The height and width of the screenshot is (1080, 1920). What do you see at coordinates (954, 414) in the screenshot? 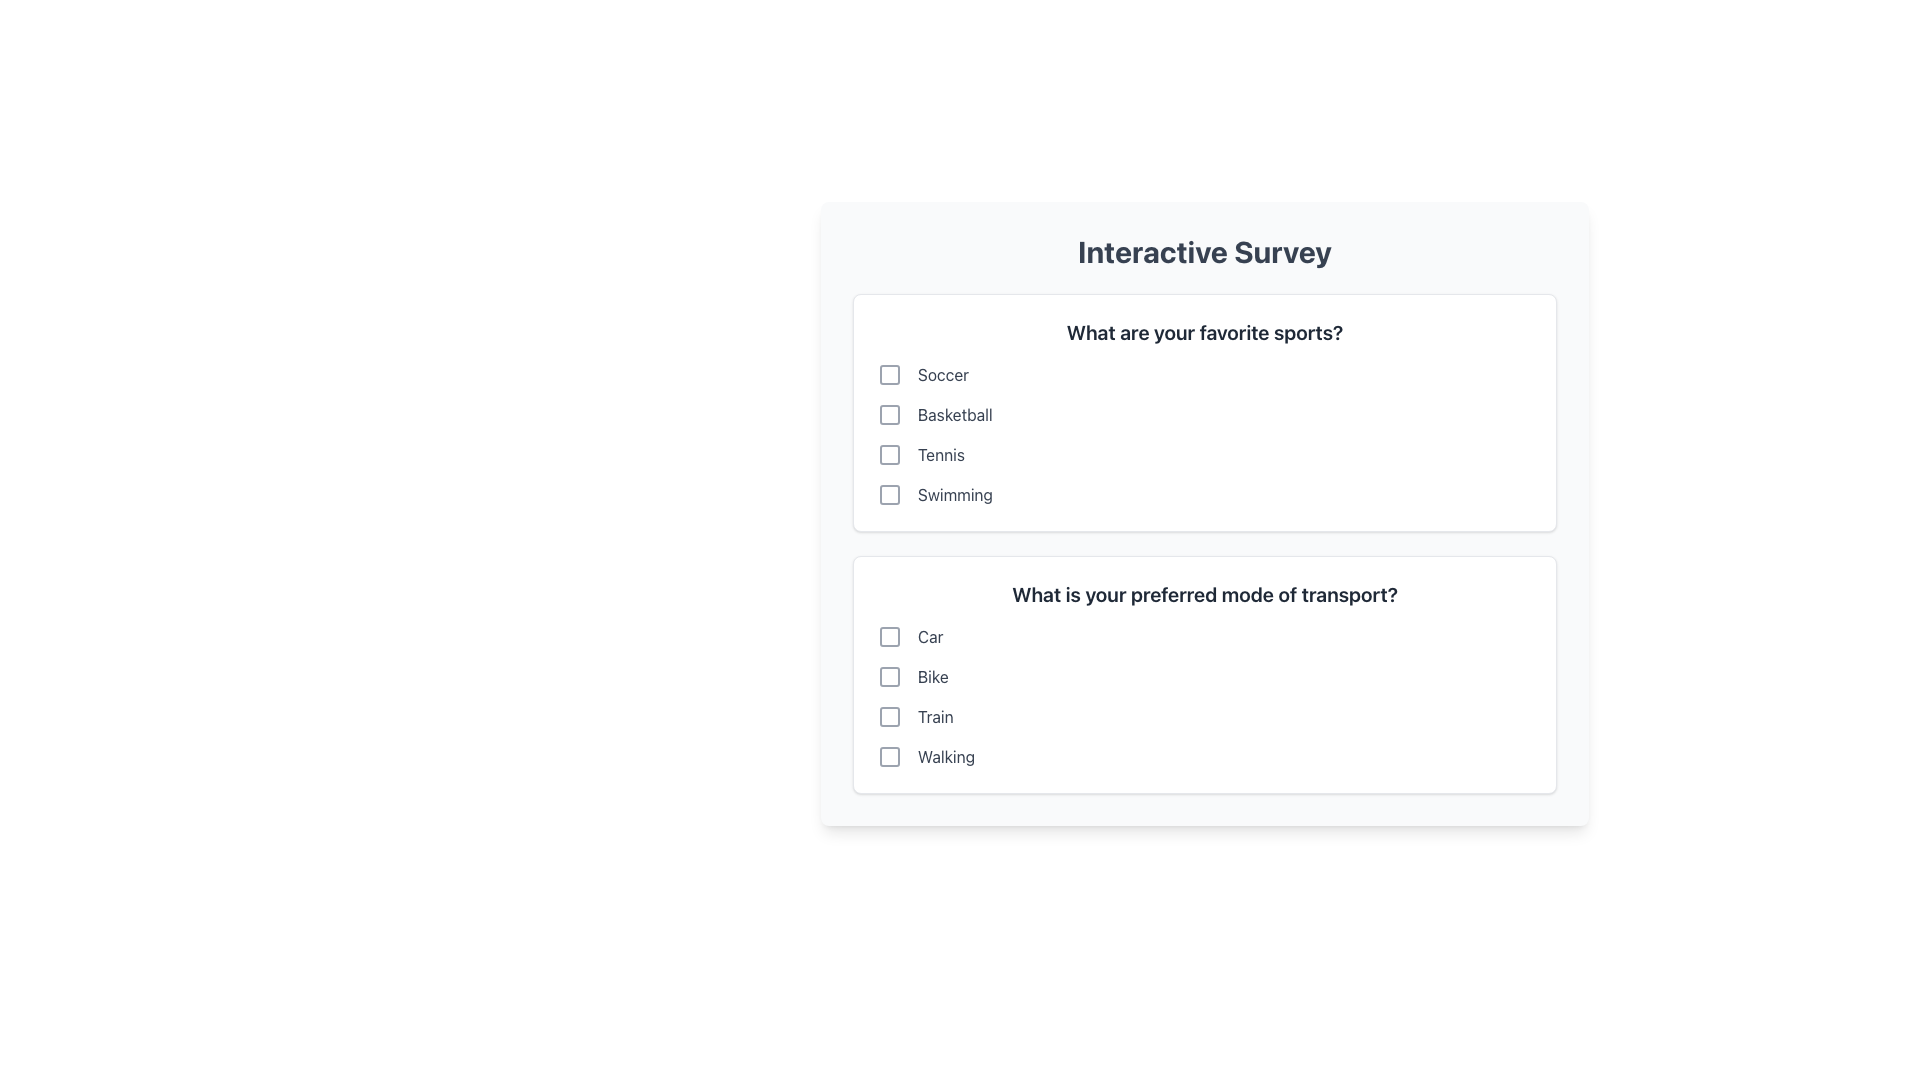
I see `the Text Label displaying 'Basketball', which is the second item in the list under 'What are your favorite sports?'` at bounding box center [954, 414].